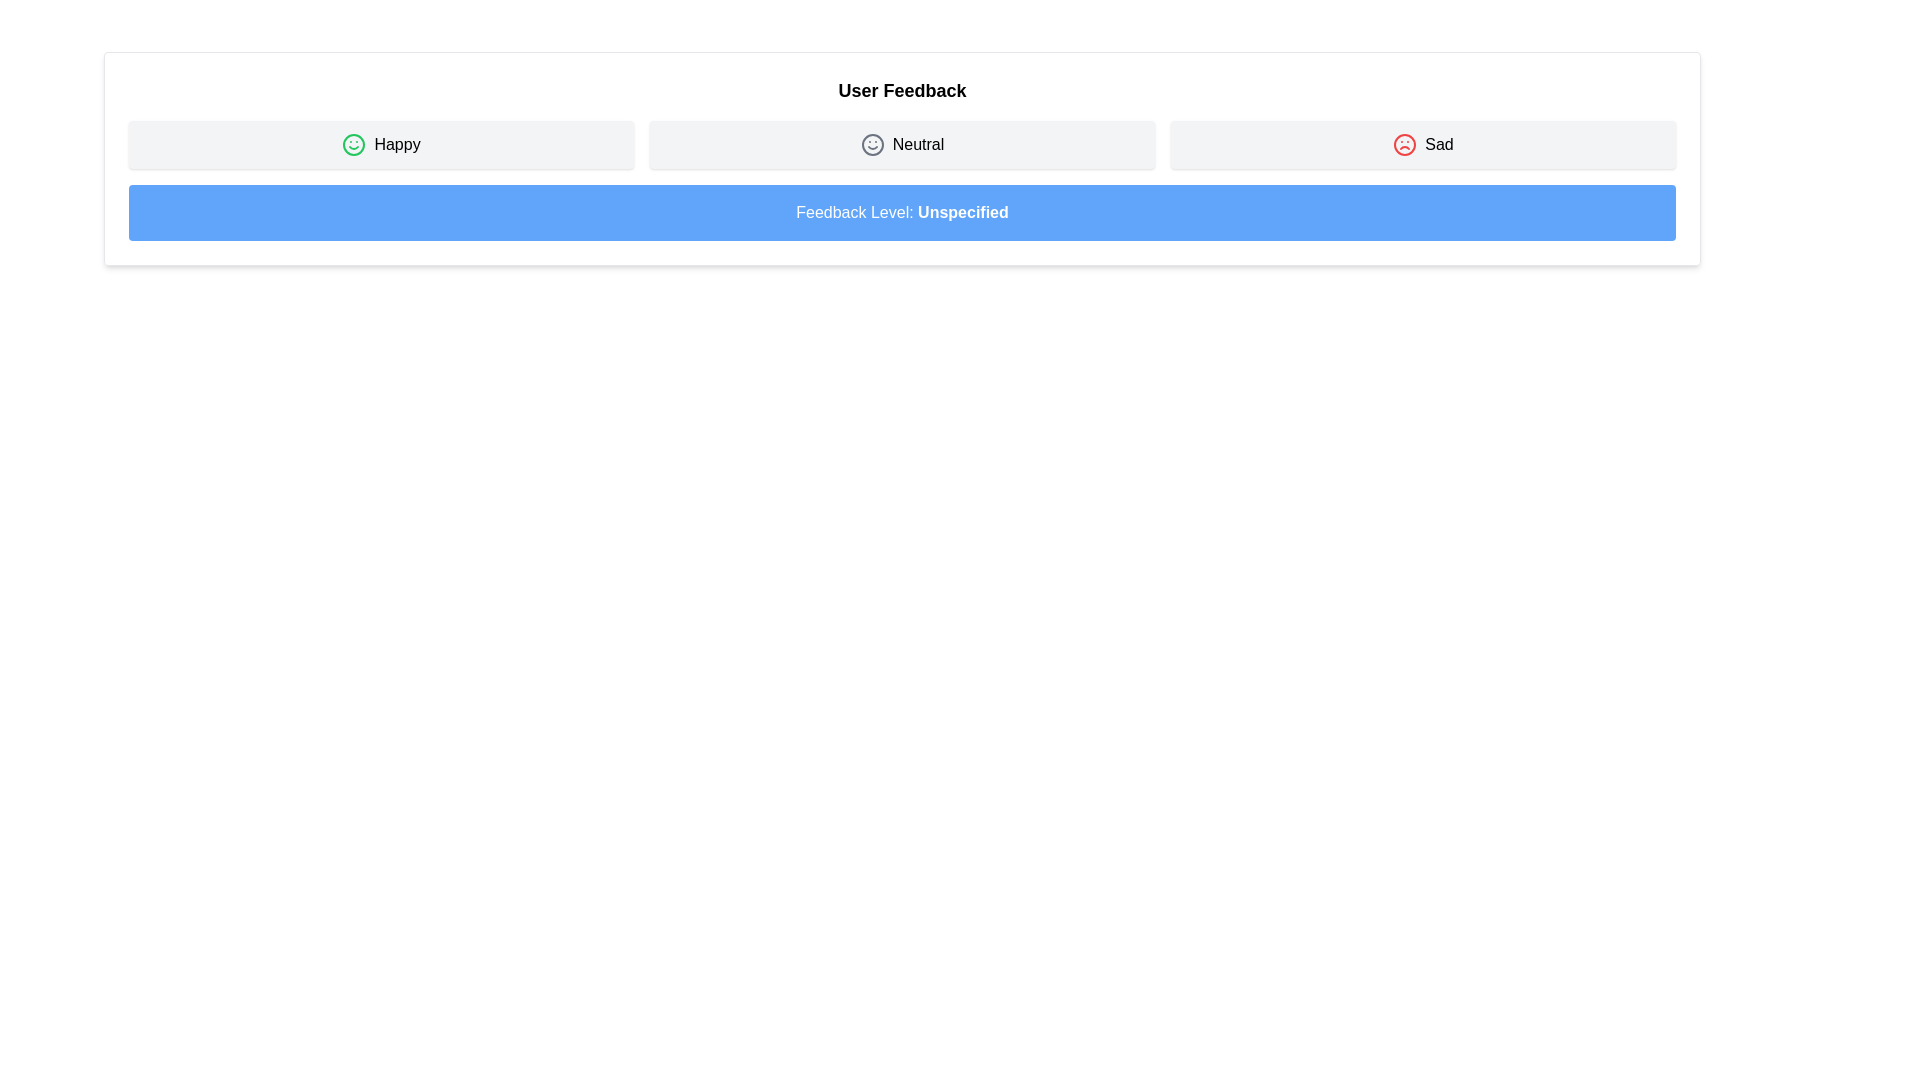 The height and width of the screenshot is (1080, 1920). I want to click on the smiley face icon, which is green in color and represents a pleasant emotion, so click(354, 144).